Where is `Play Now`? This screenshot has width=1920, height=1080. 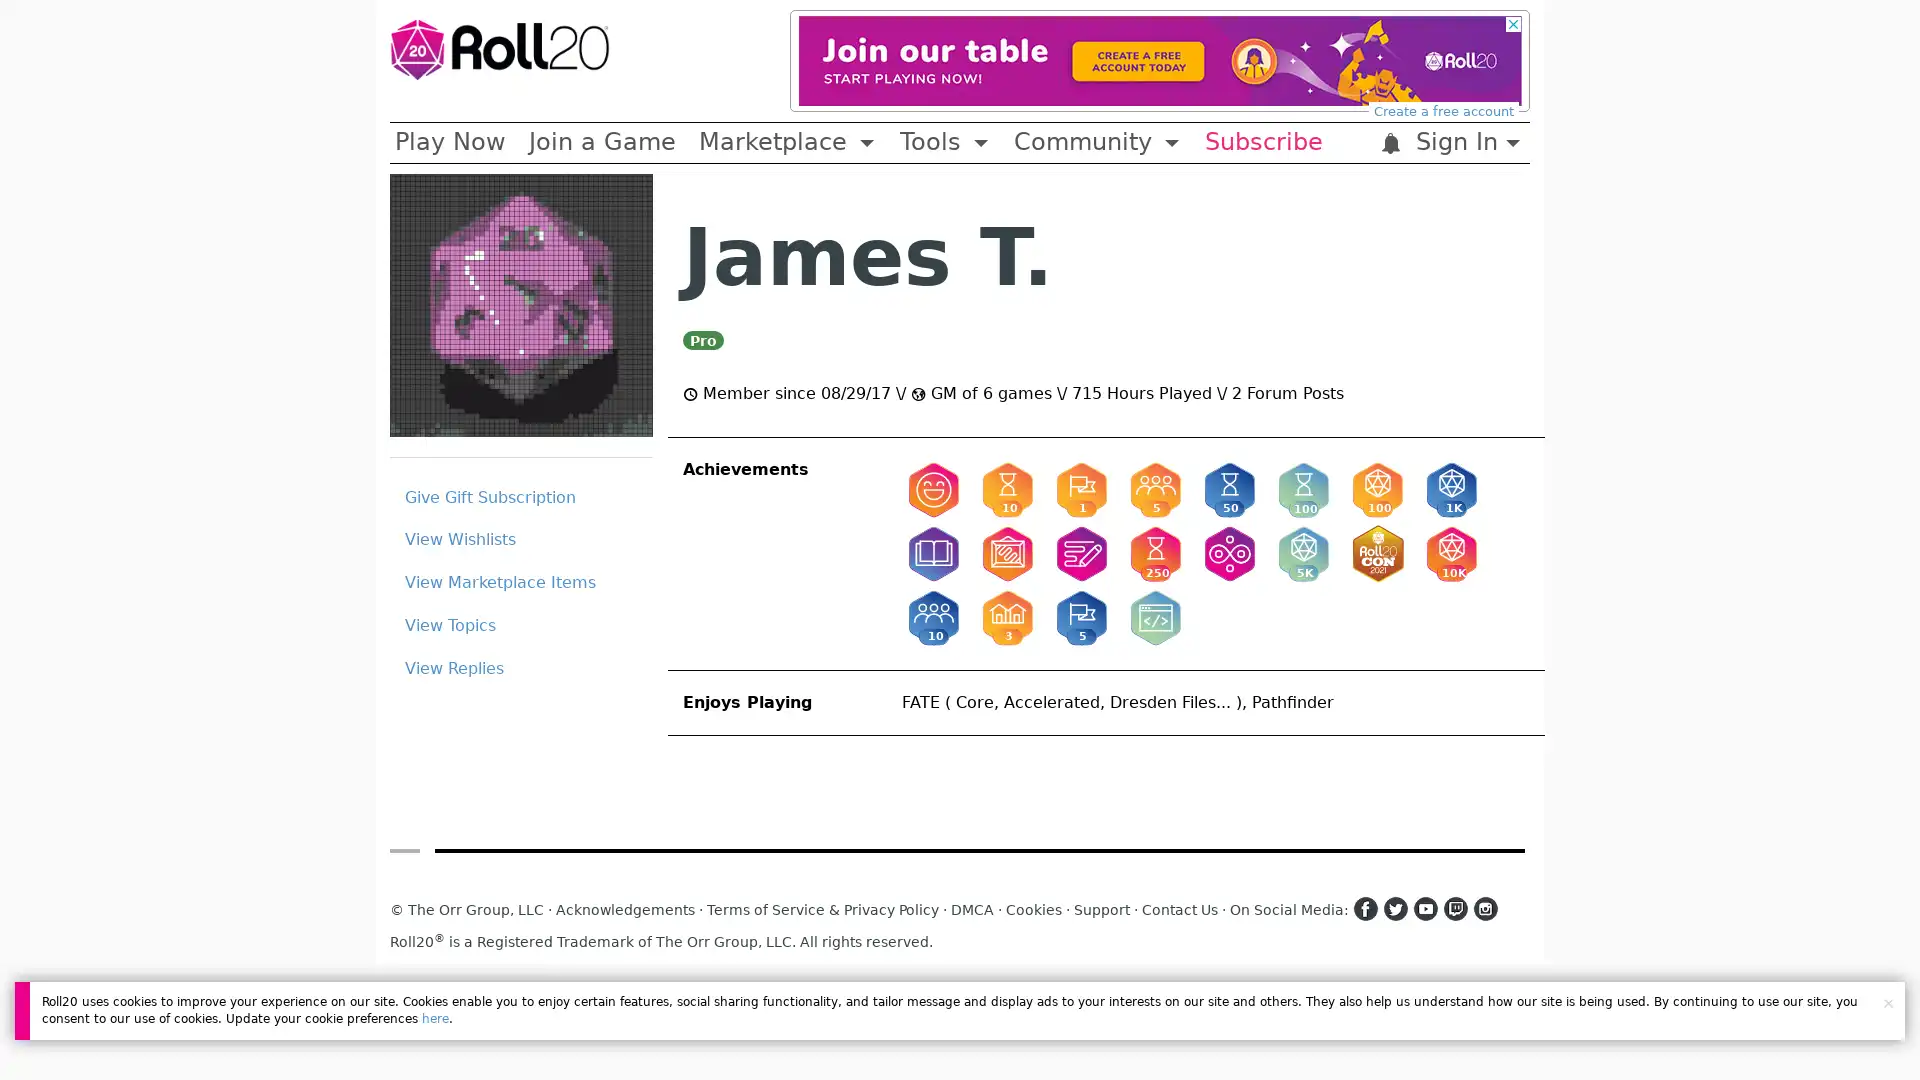
Play Now is located at coordinates (449, 141).